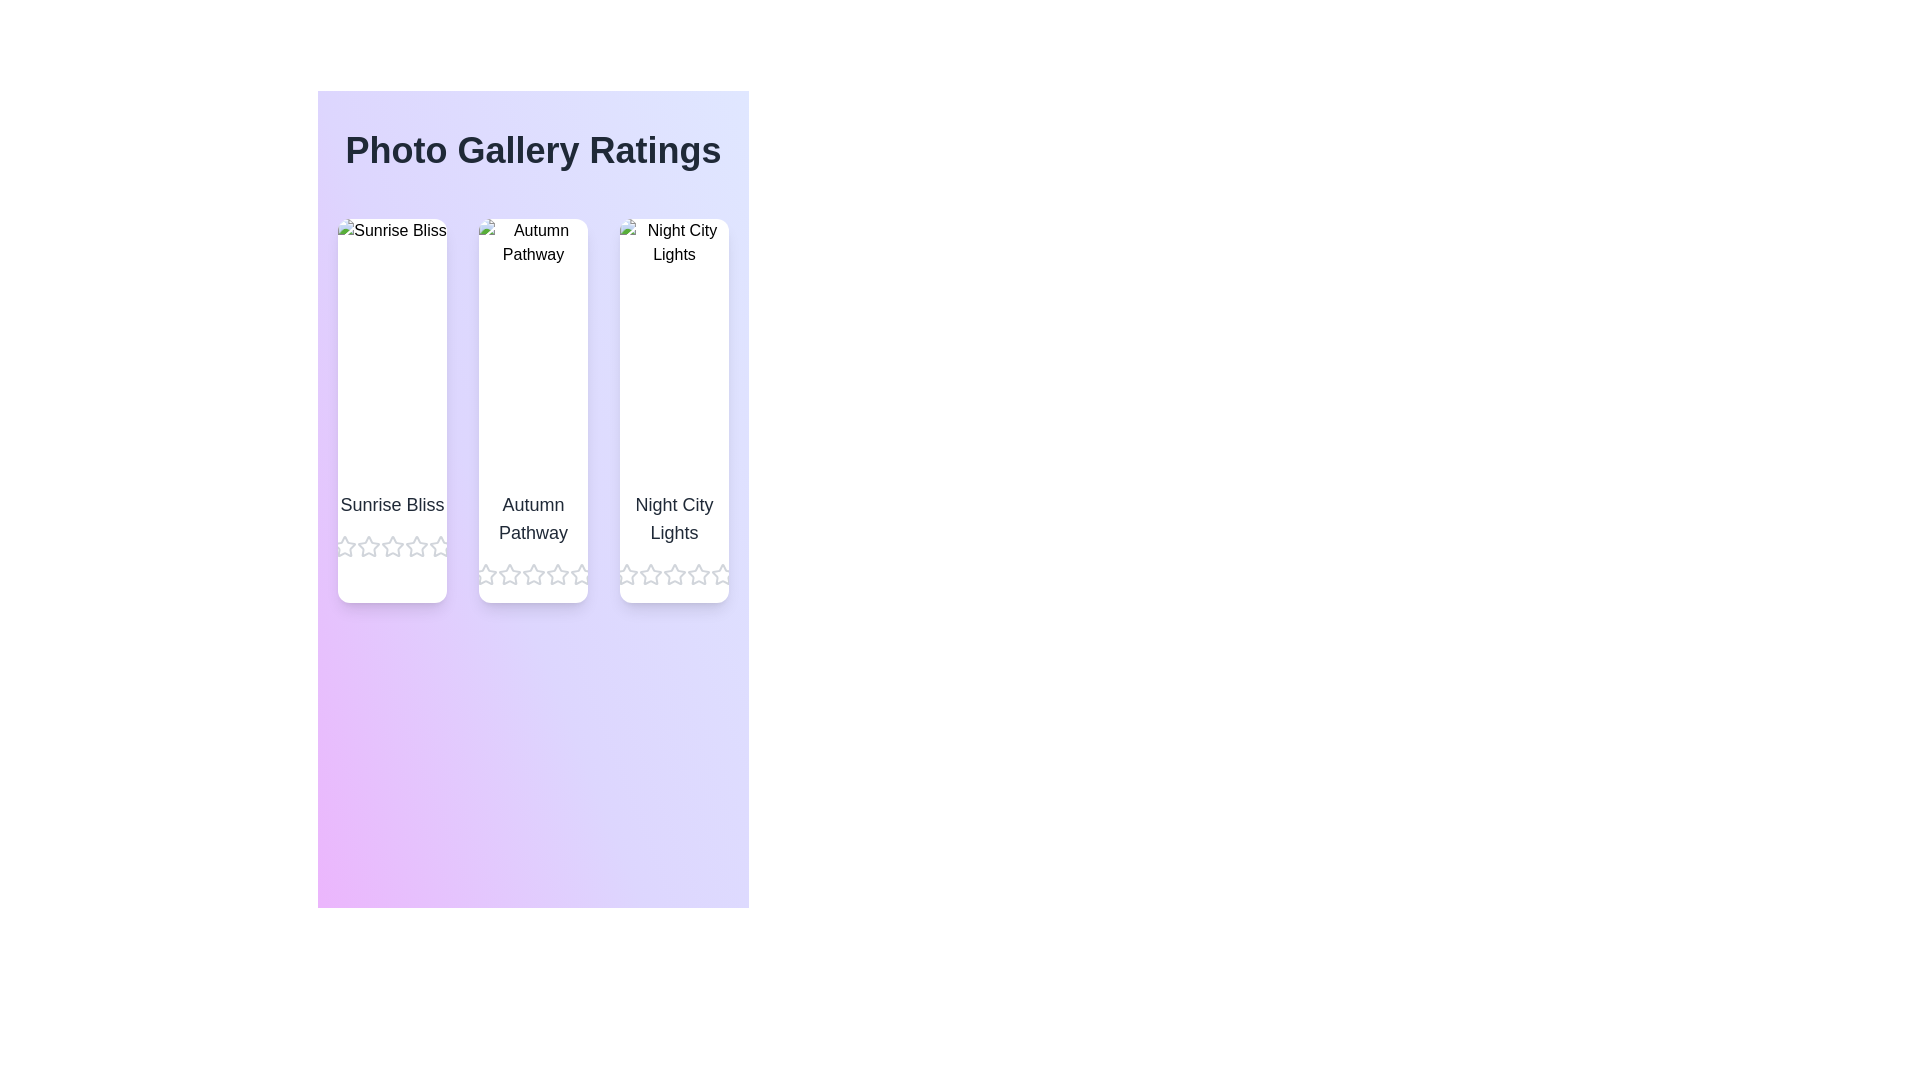 Image resolution: width=1920 pixels, height=1080 pixels. What do you see at coordinates (674, 574) in the screenshot?
I see `the star corresponding to 3 stars for the image titled Night City Lights` at bounding box center [674, 574].